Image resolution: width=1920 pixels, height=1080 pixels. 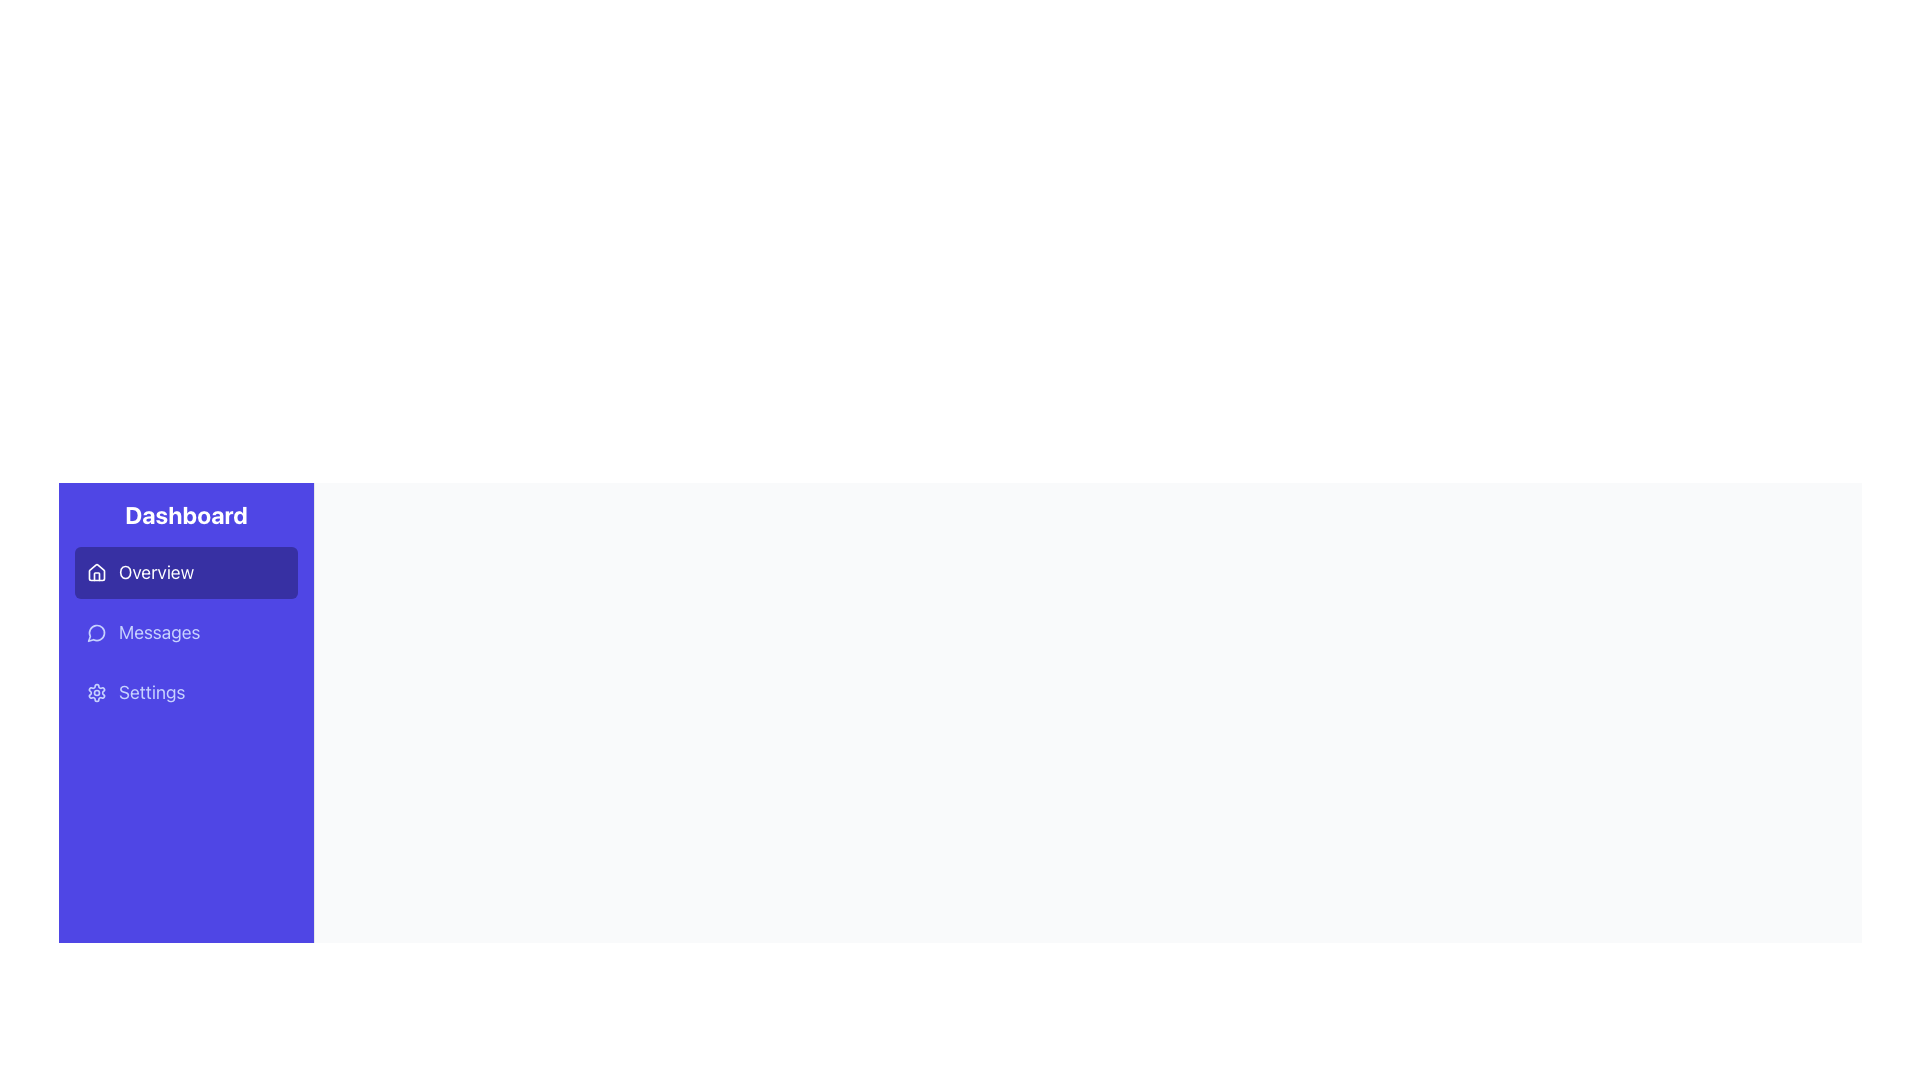 What do you see at coordinates (95, 692) in the screenshot?
I see `the settings icon located on the far left of the sidebar, second row` at bounding box center [95, 692].